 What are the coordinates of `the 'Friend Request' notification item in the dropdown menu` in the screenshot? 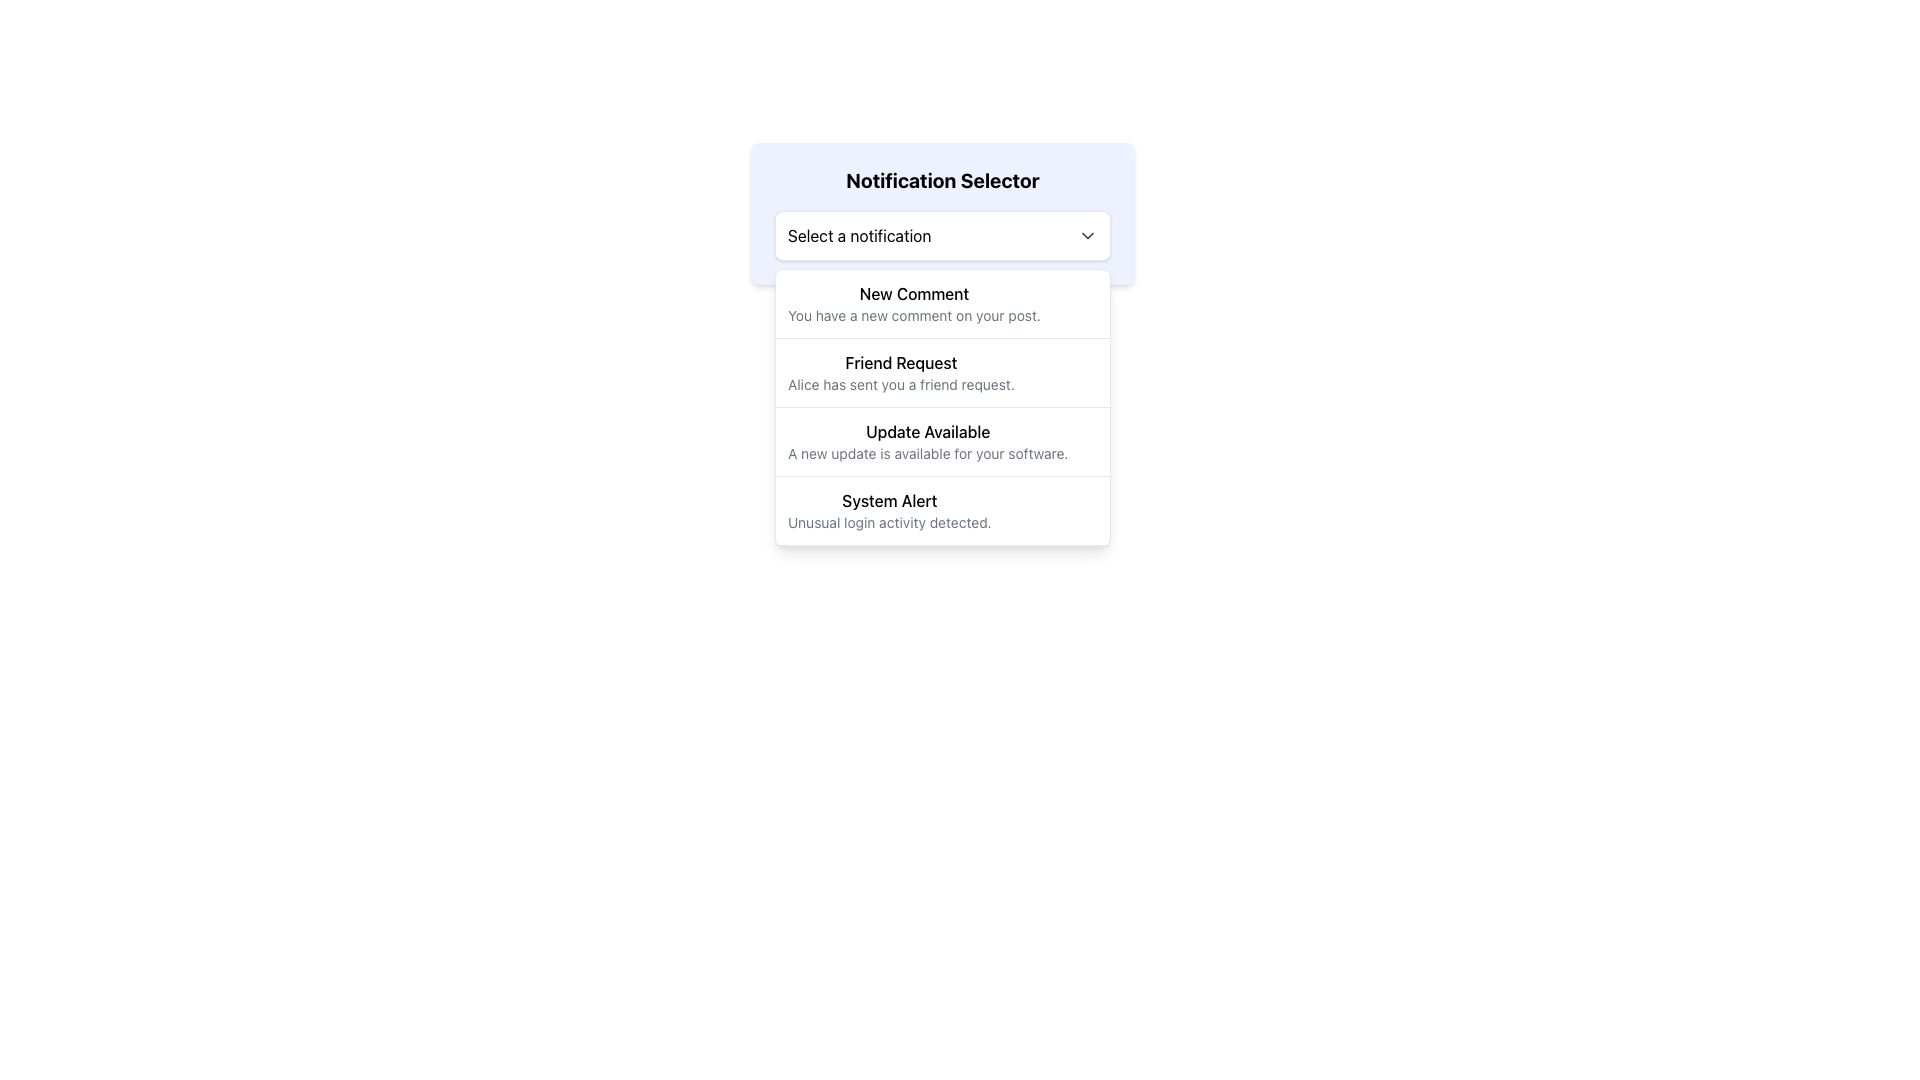 It's located at (900, 373).